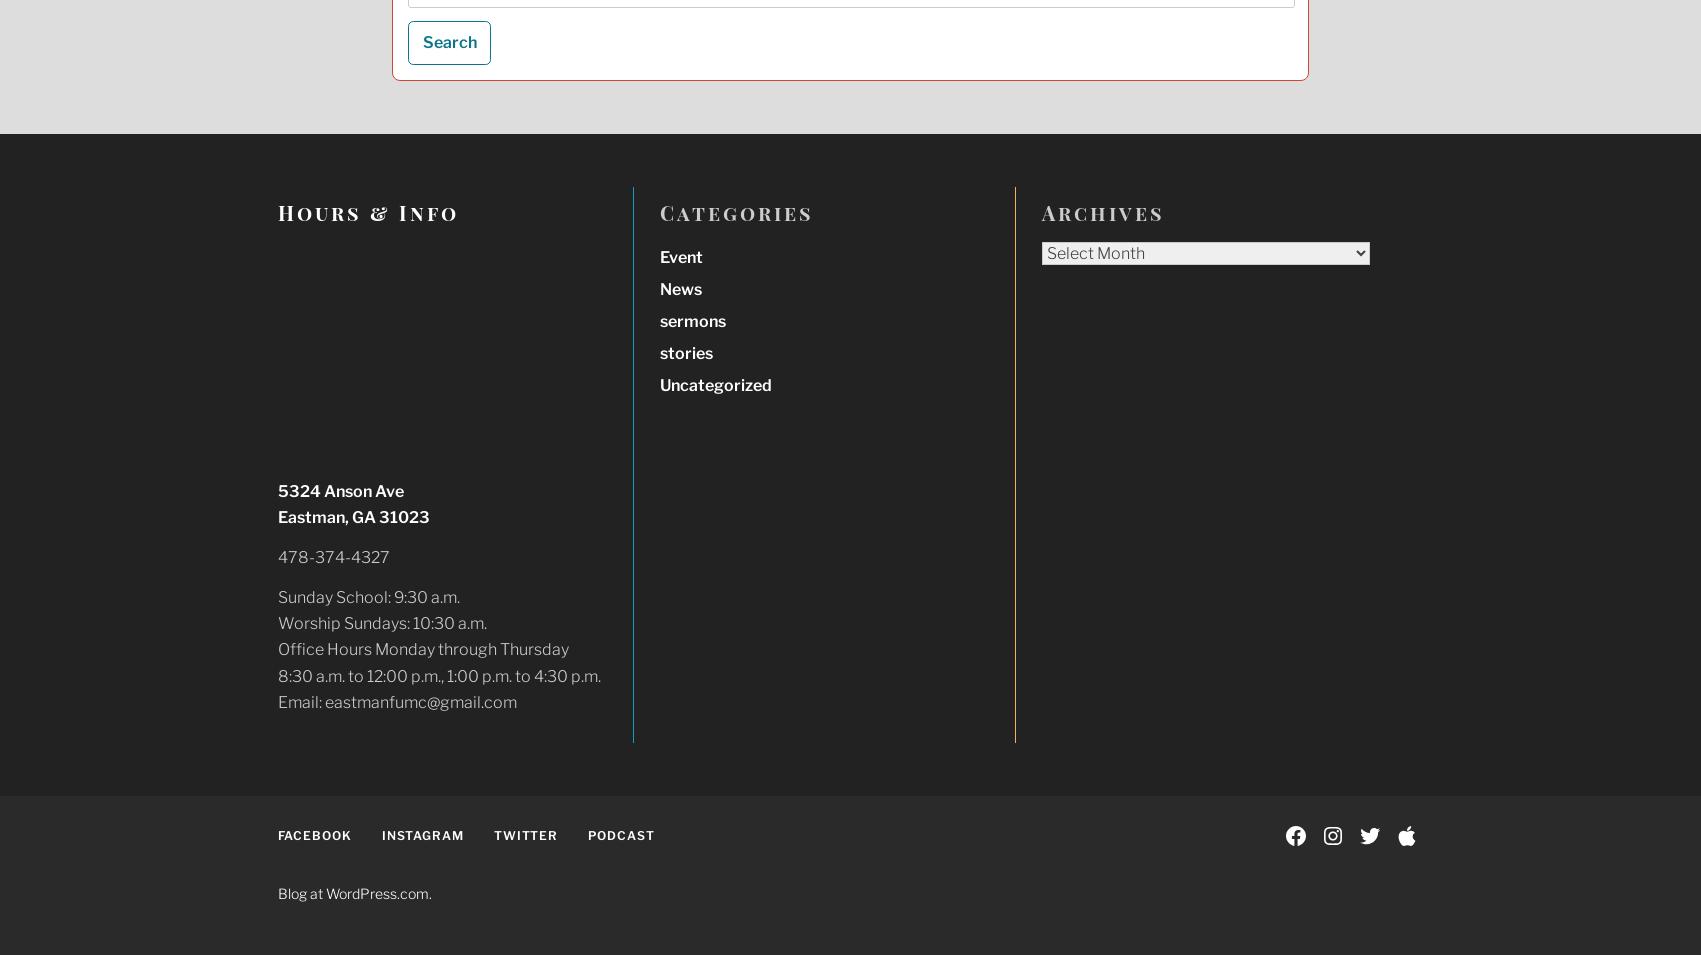 This screenshot has height=955, width=1701. Describe the element at coordinates (690, 319) in the screenshot. I see `'sermons'` at that location.